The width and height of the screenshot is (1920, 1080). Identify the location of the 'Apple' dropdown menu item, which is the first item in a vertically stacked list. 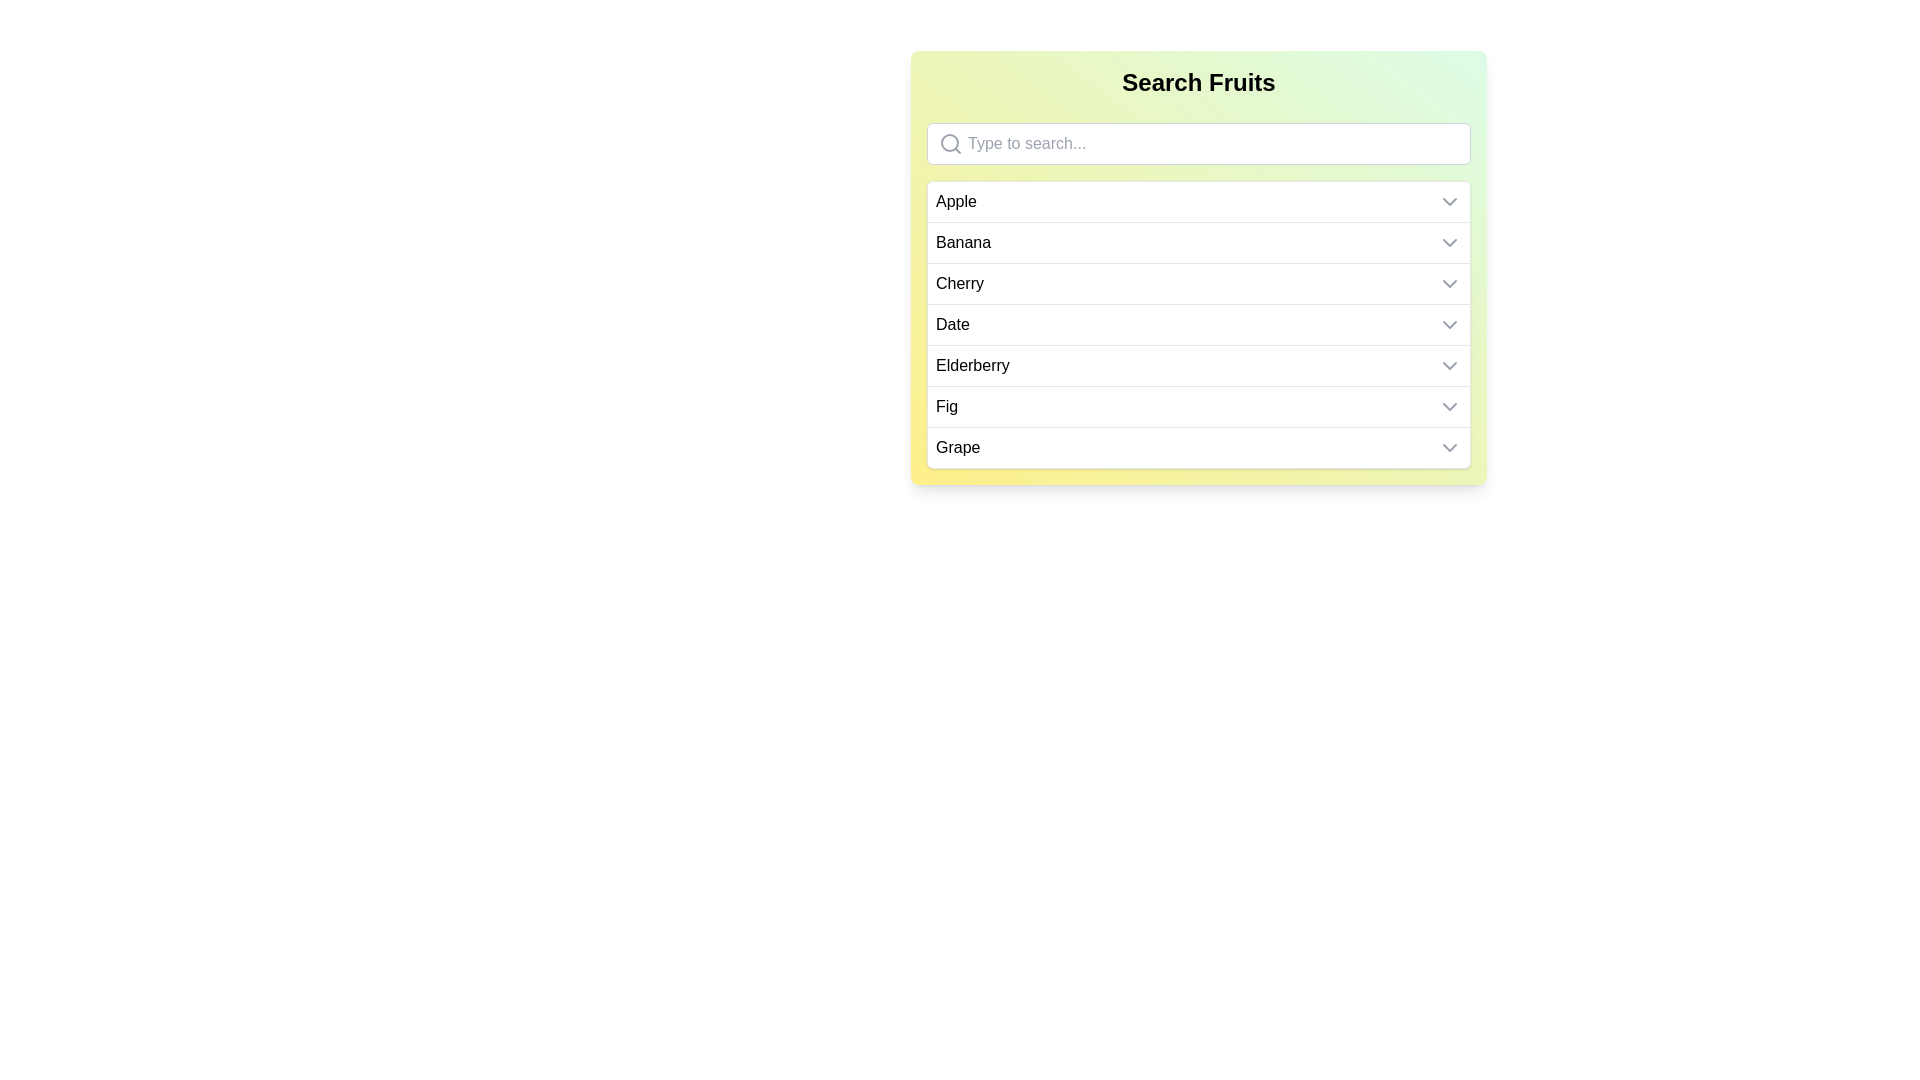
(1199, 201).